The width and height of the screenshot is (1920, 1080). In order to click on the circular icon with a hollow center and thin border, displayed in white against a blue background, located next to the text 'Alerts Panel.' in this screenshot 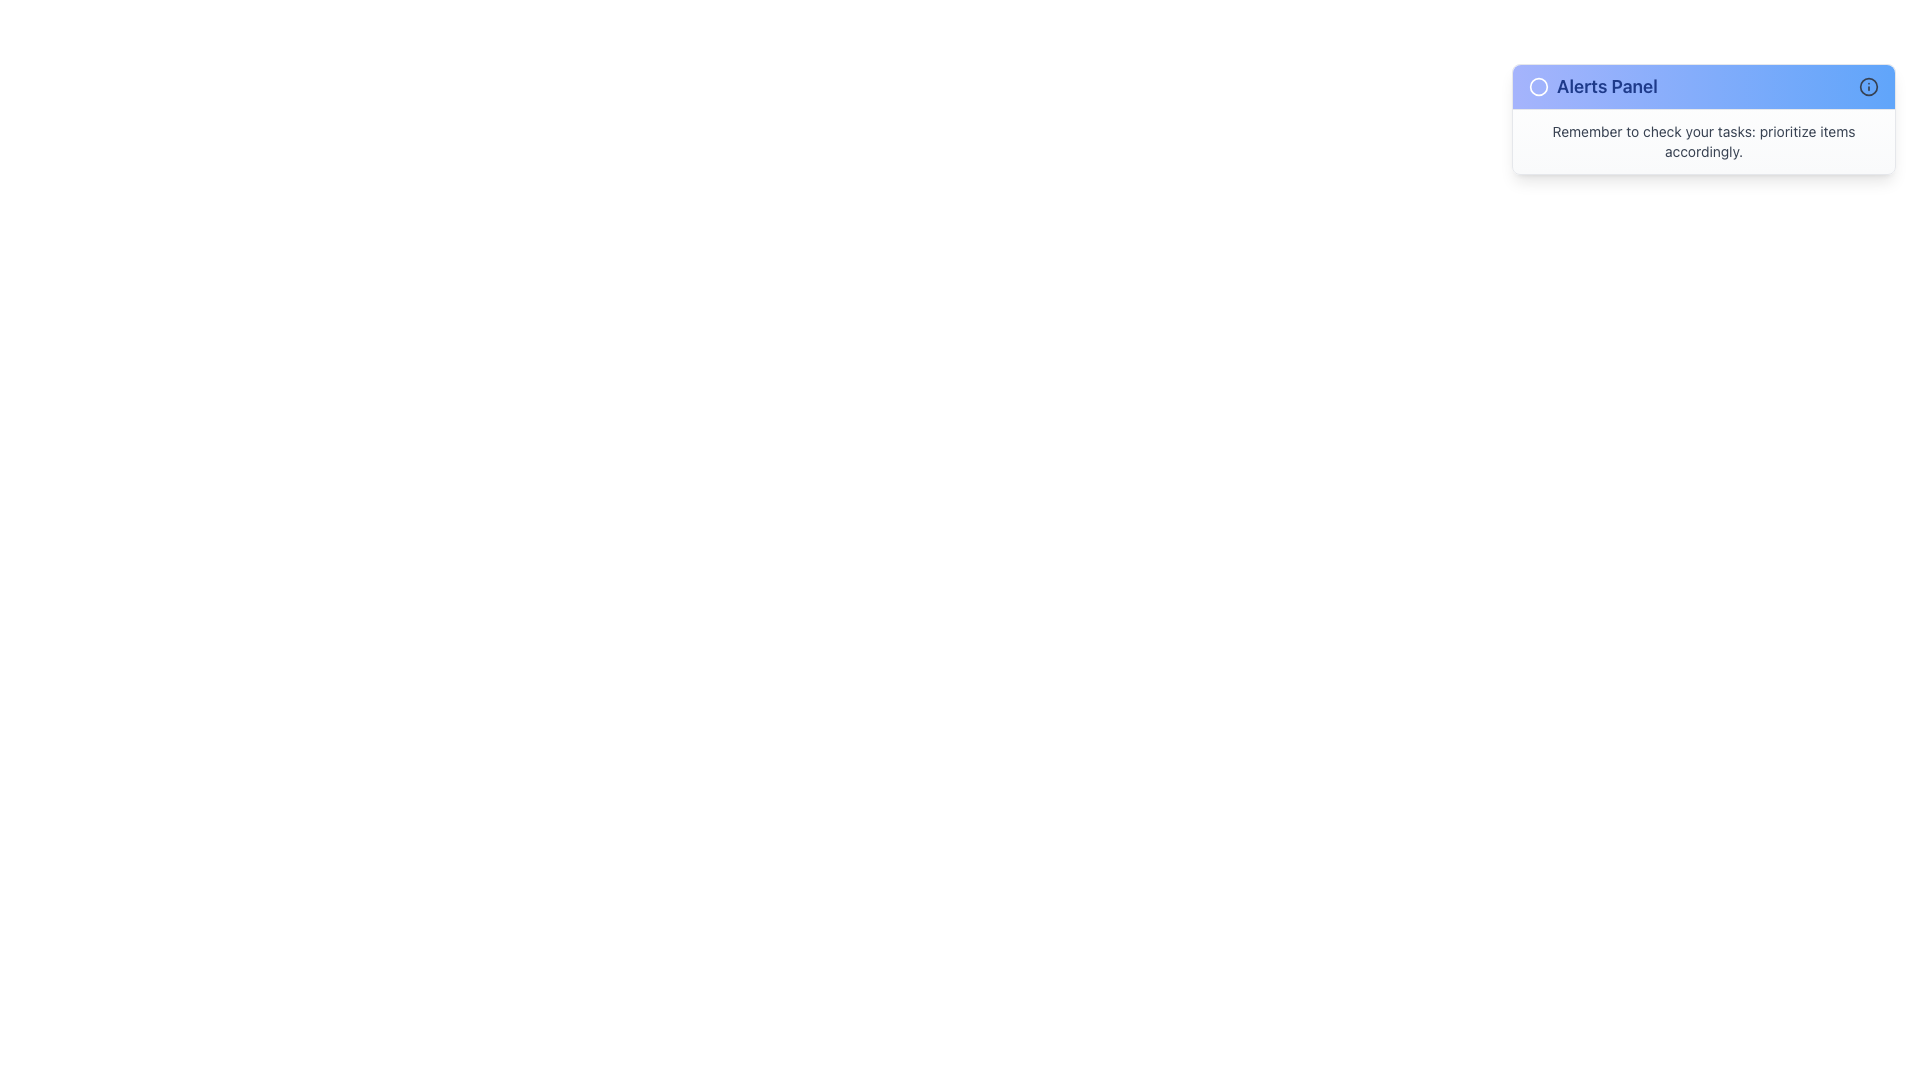, I will do `click(1538, 86)`.